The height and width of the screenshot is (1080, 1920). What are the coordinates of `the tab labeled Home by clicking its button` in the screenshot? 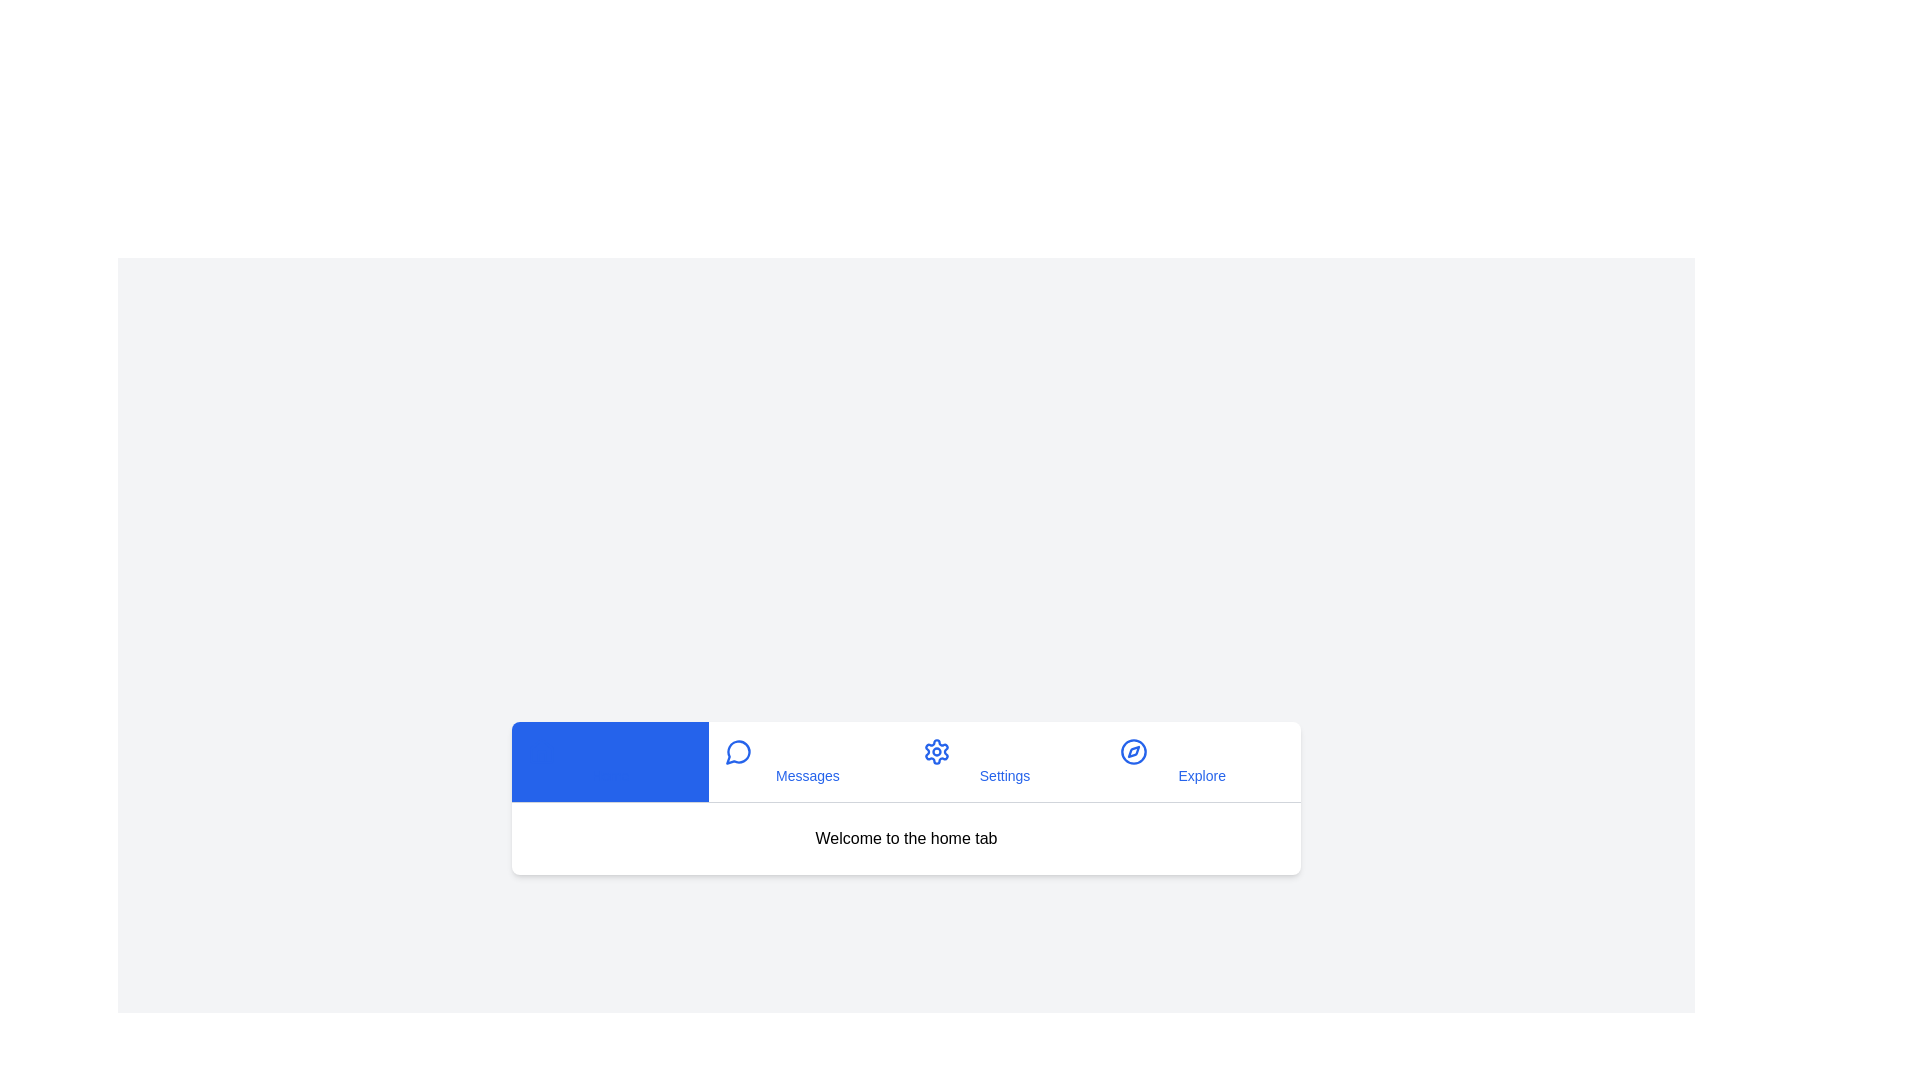 It's located at (609, 761).